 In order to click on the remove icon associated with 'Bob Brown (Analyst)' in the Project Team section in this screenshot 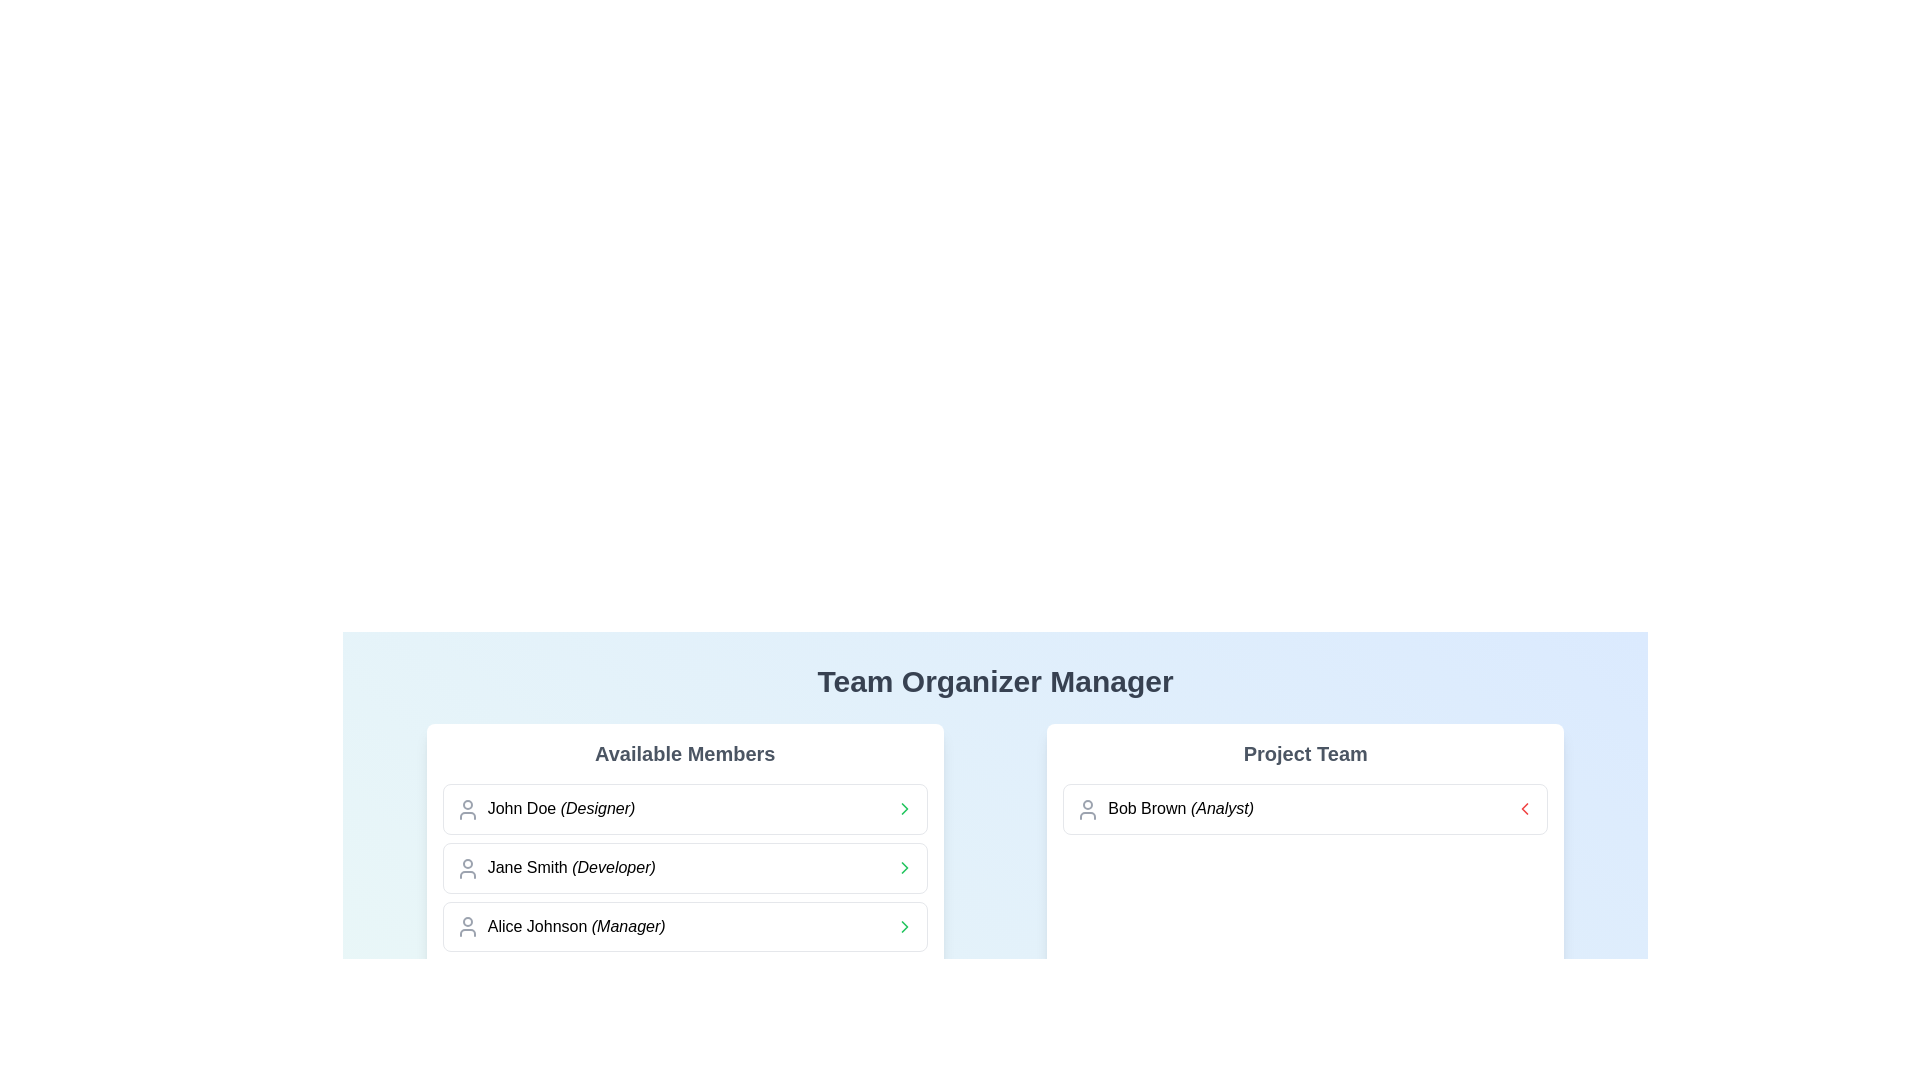, I will do `click(1524, 808)`.